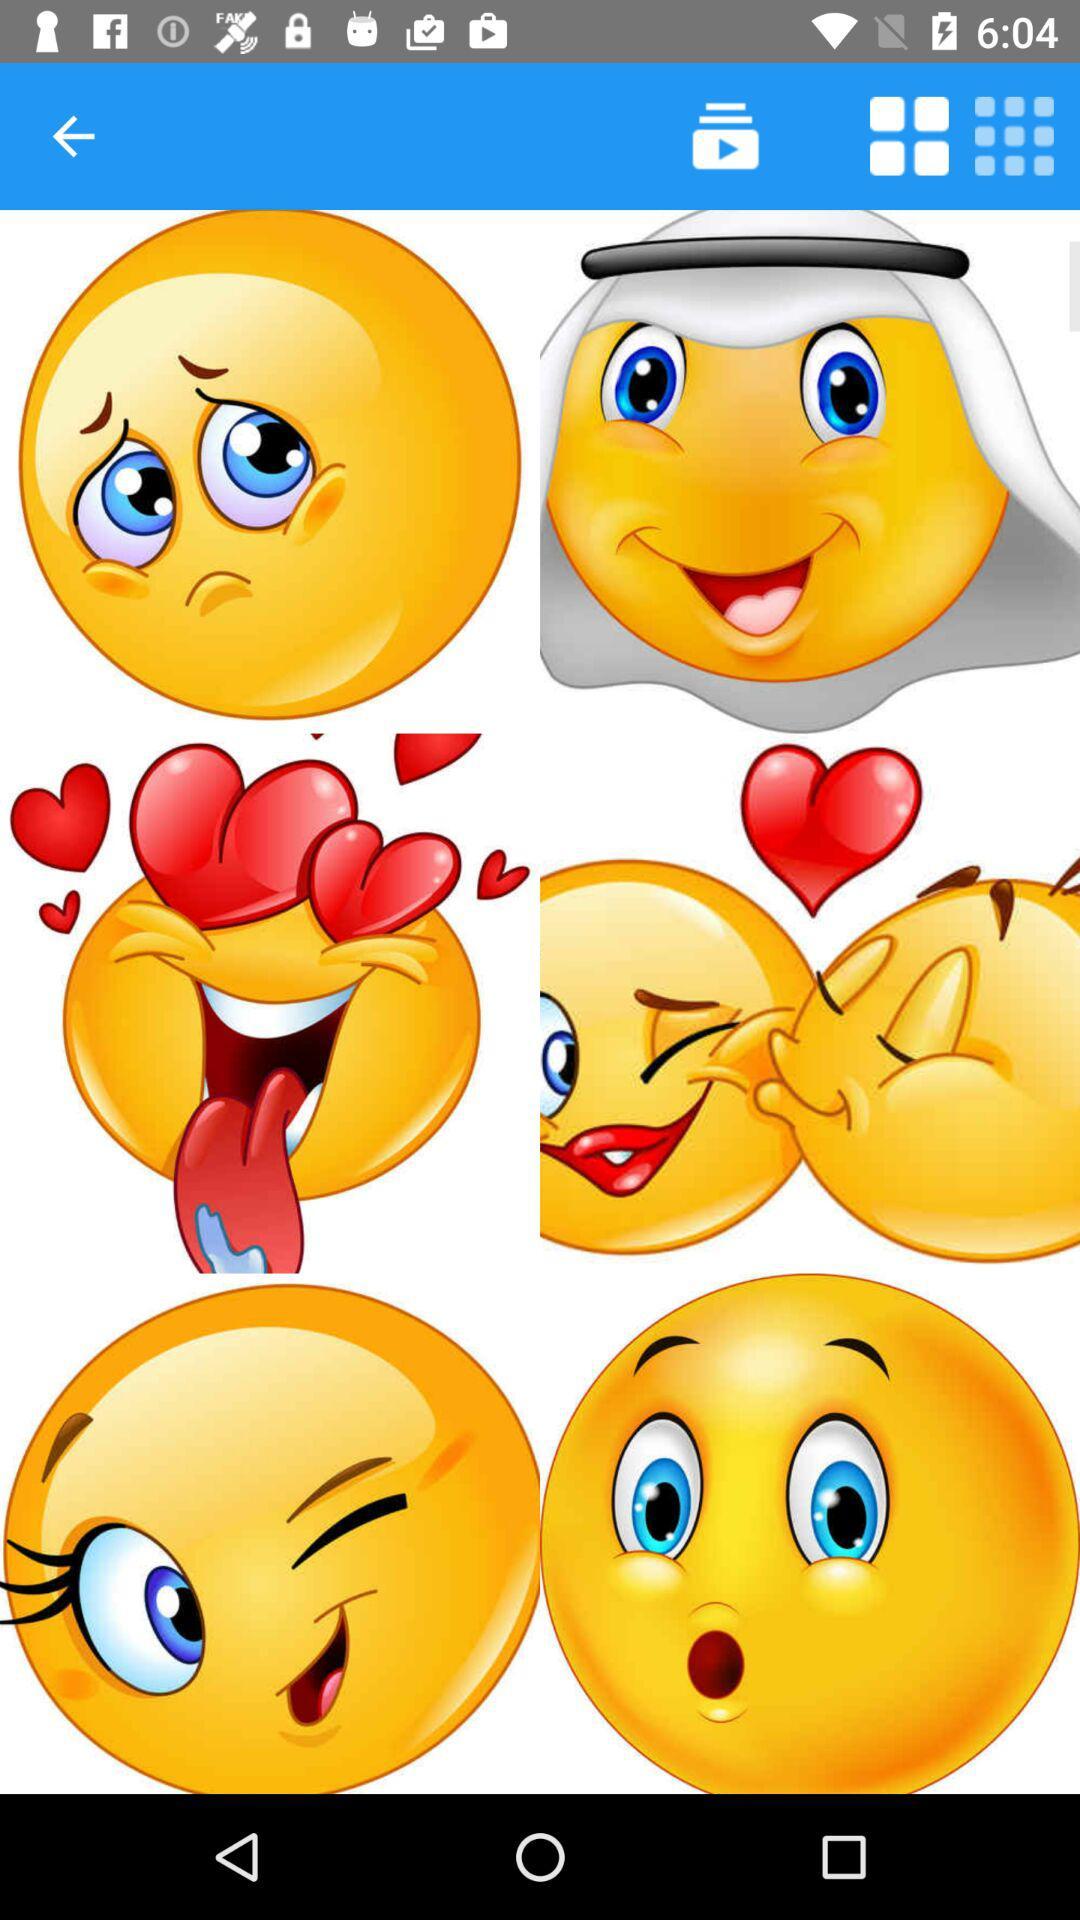 The height and width of the screenshot is (1920, 1080). Describe the element at coordinates (909, 135) in the screenshot. I see `switch autoplay option` at that location.